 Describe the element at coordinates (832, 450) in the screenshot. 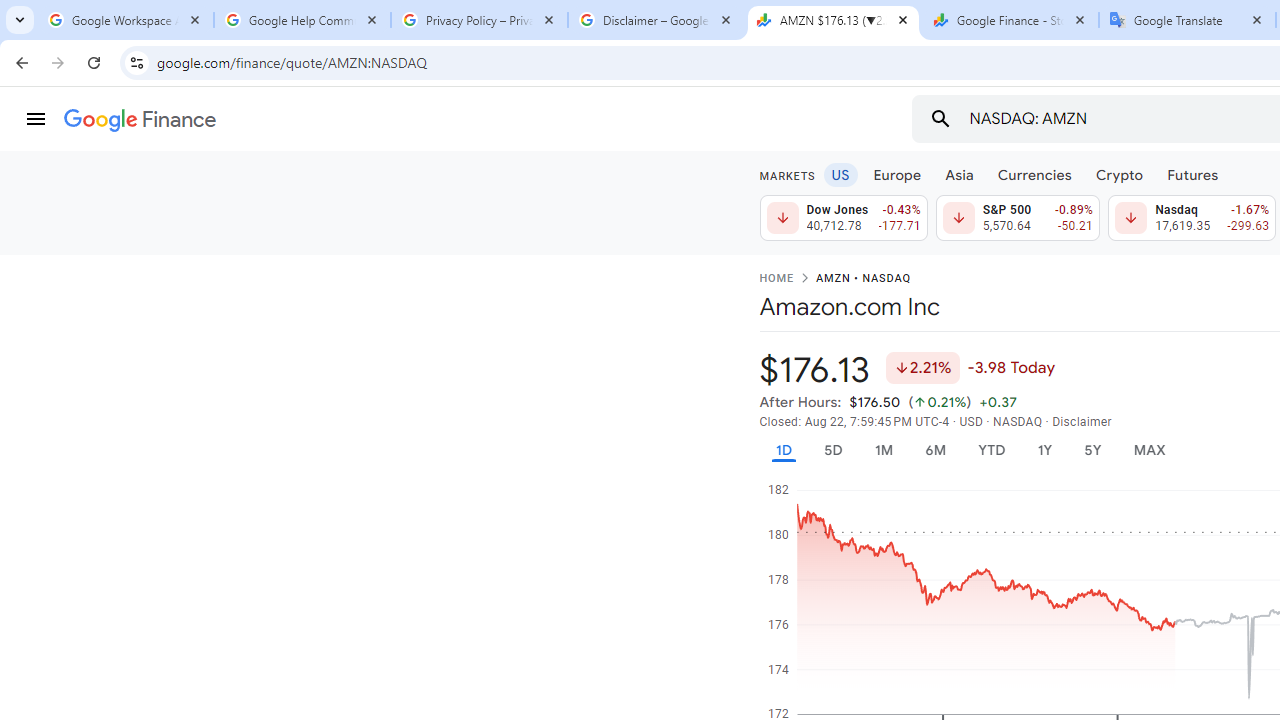

I see `'5D'` at that location.